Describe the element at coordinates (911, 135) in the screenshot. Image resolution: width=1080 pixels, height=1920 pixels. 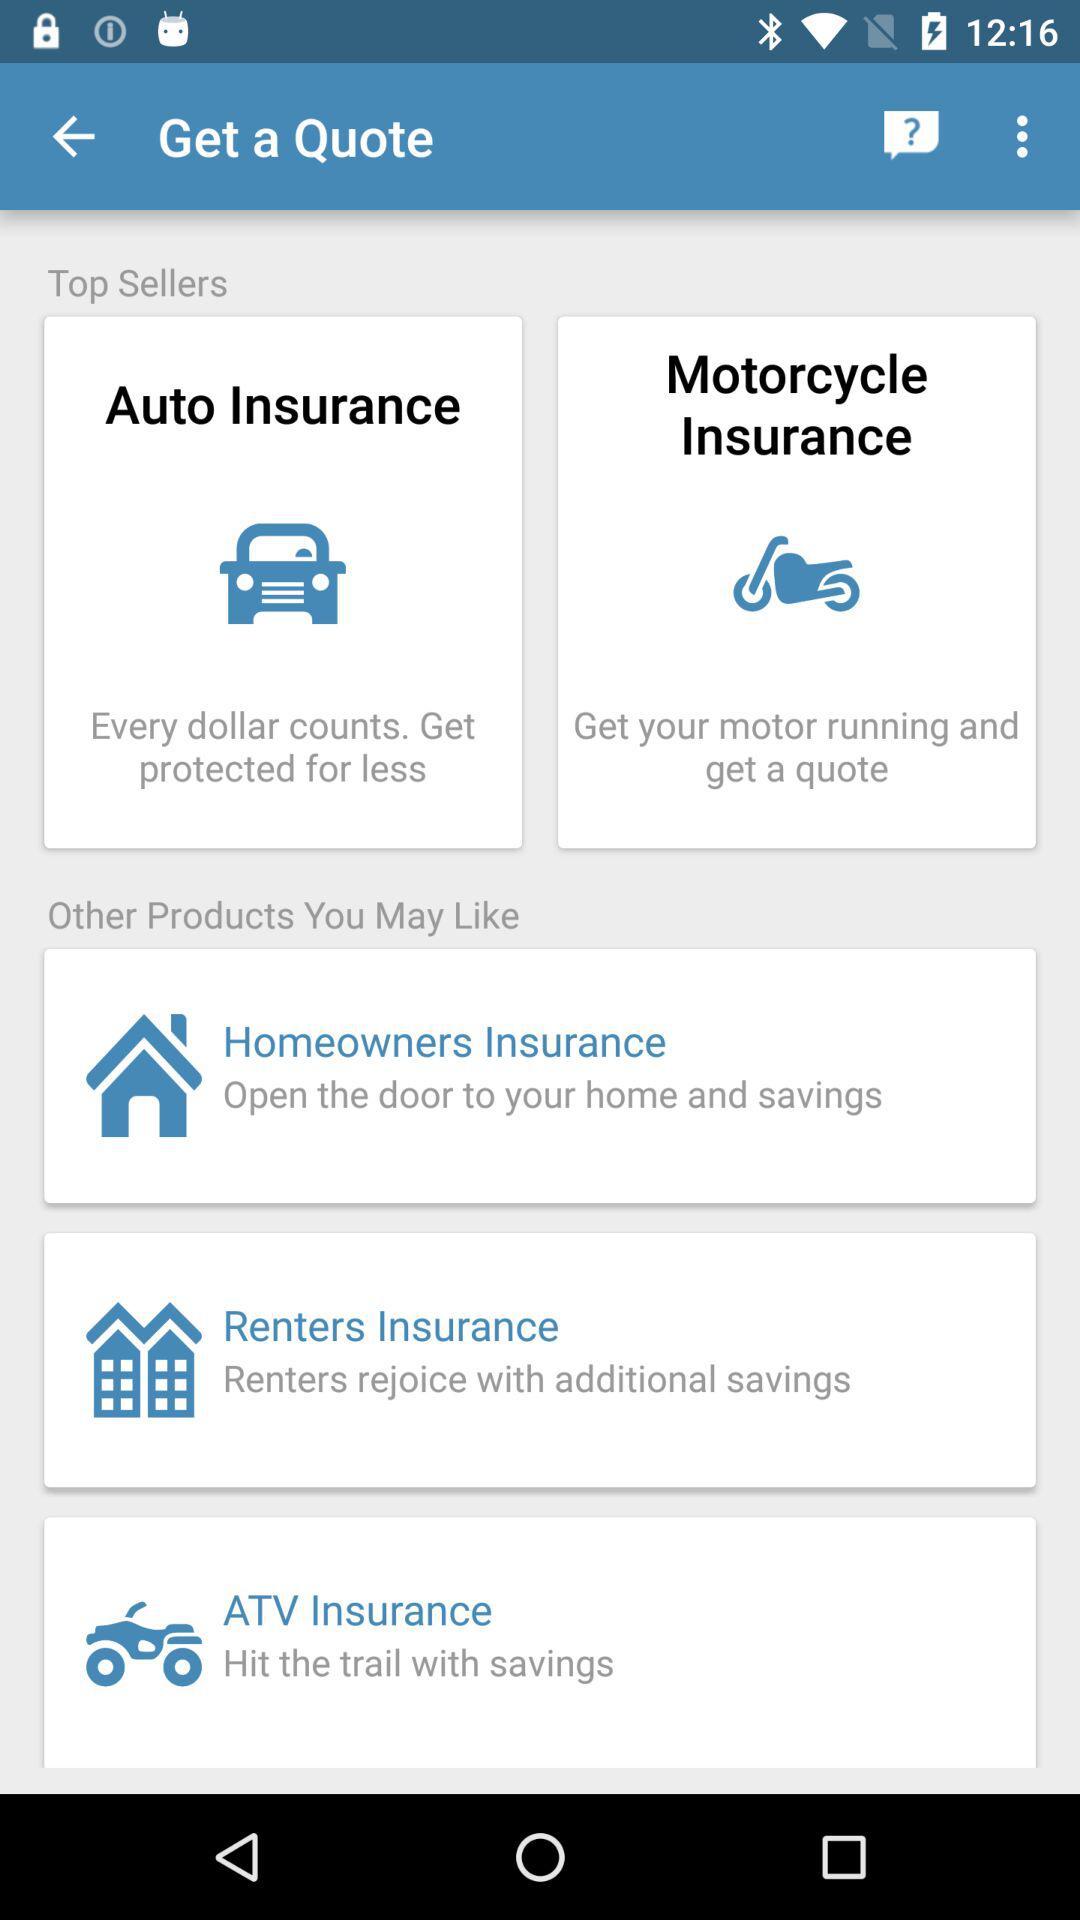
I see `the item to the right of get a quote` at that location.